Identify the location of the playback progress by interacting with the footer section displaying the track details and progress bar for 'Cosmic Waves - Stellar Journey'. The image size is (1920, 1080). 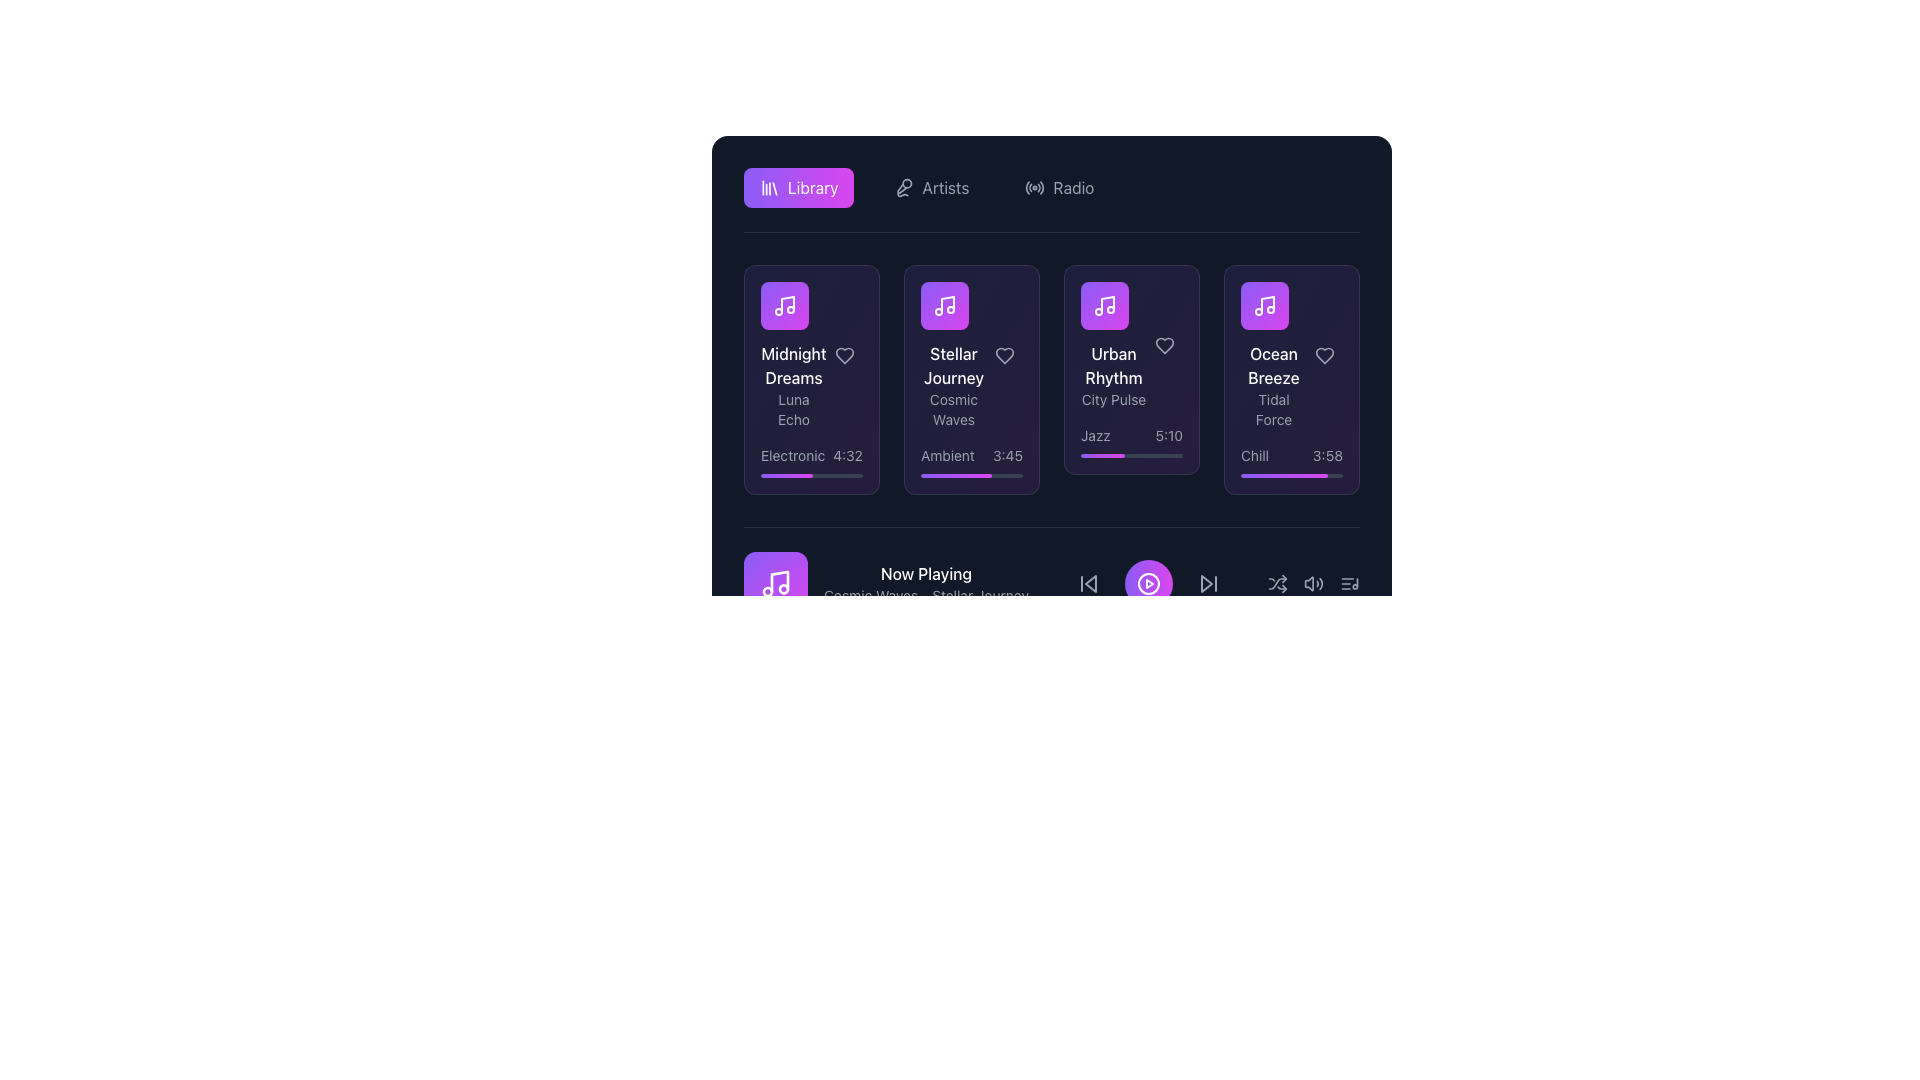
(1050, 594).